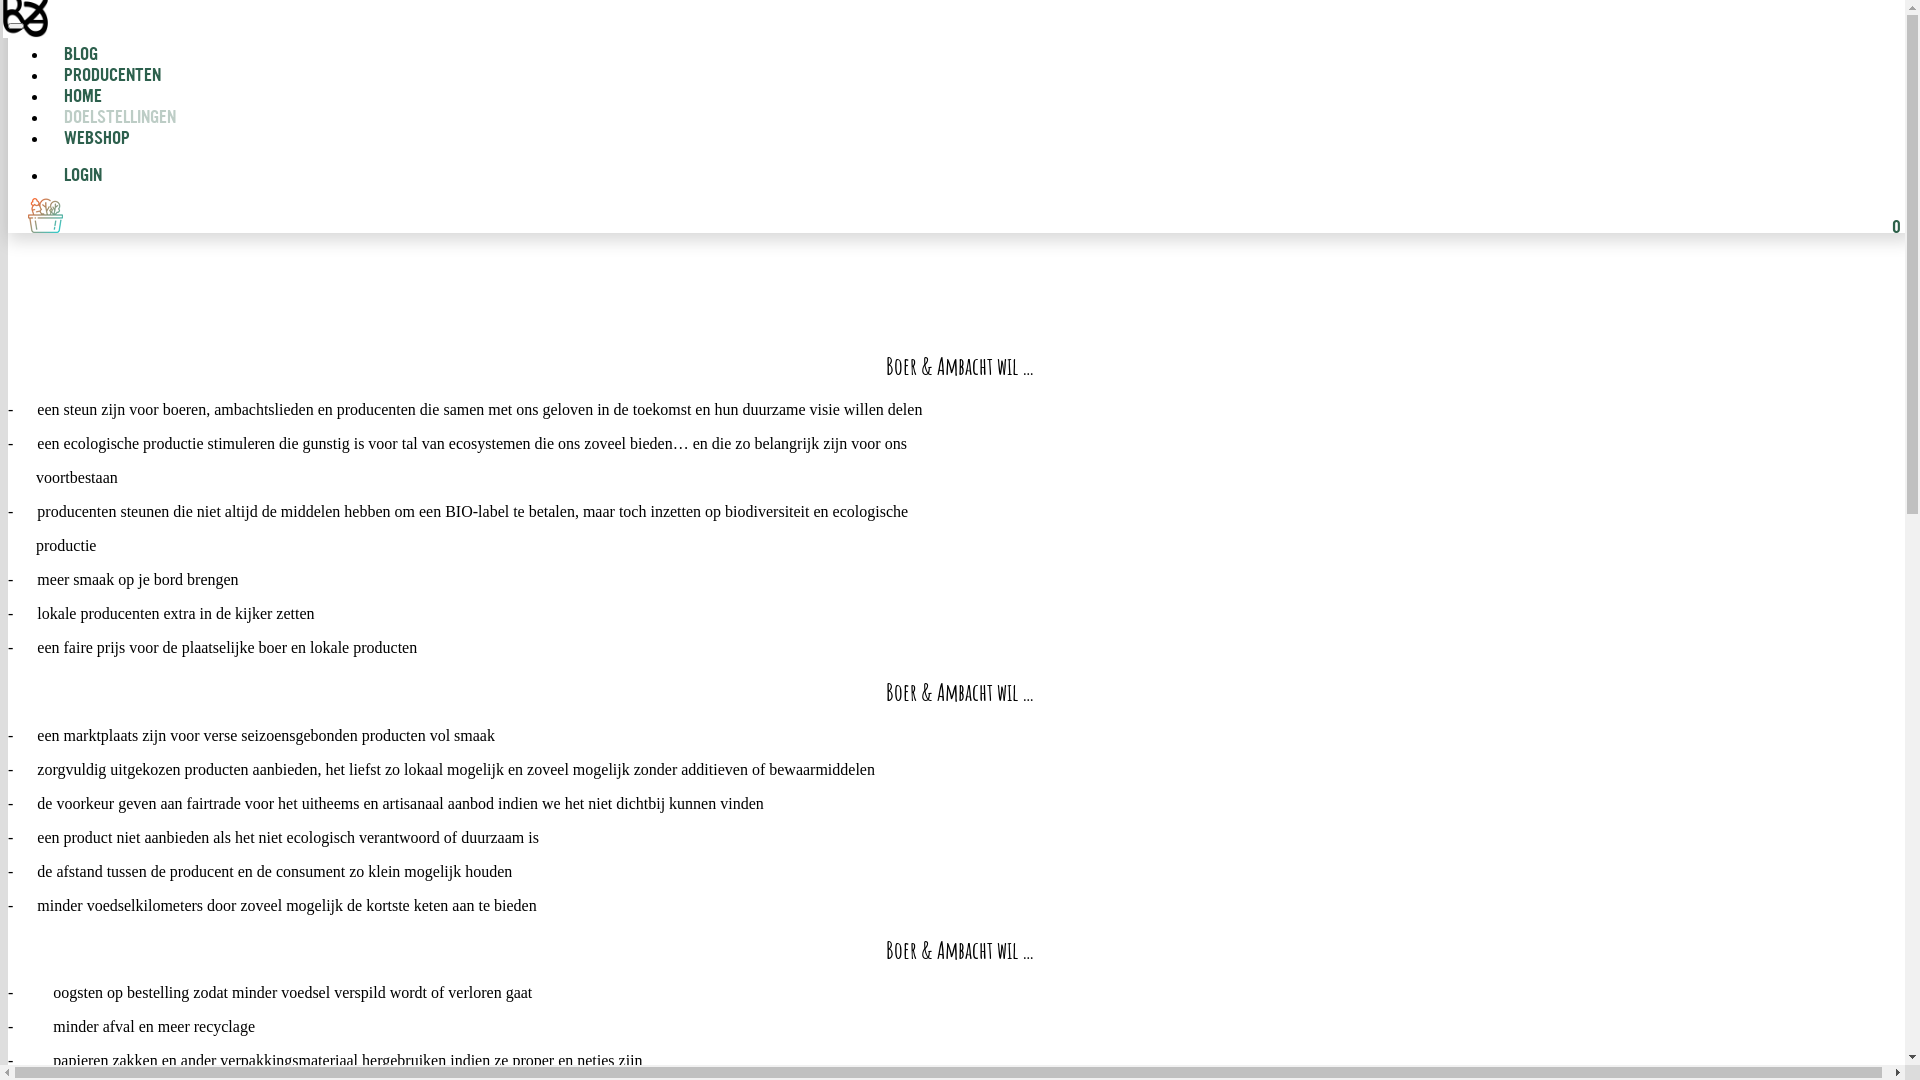 The width and height of the screenshot is (1920, 1080). Describe the element at coordinates (75, 175) in the screenshot. I see `'LOGIN'` at that location.